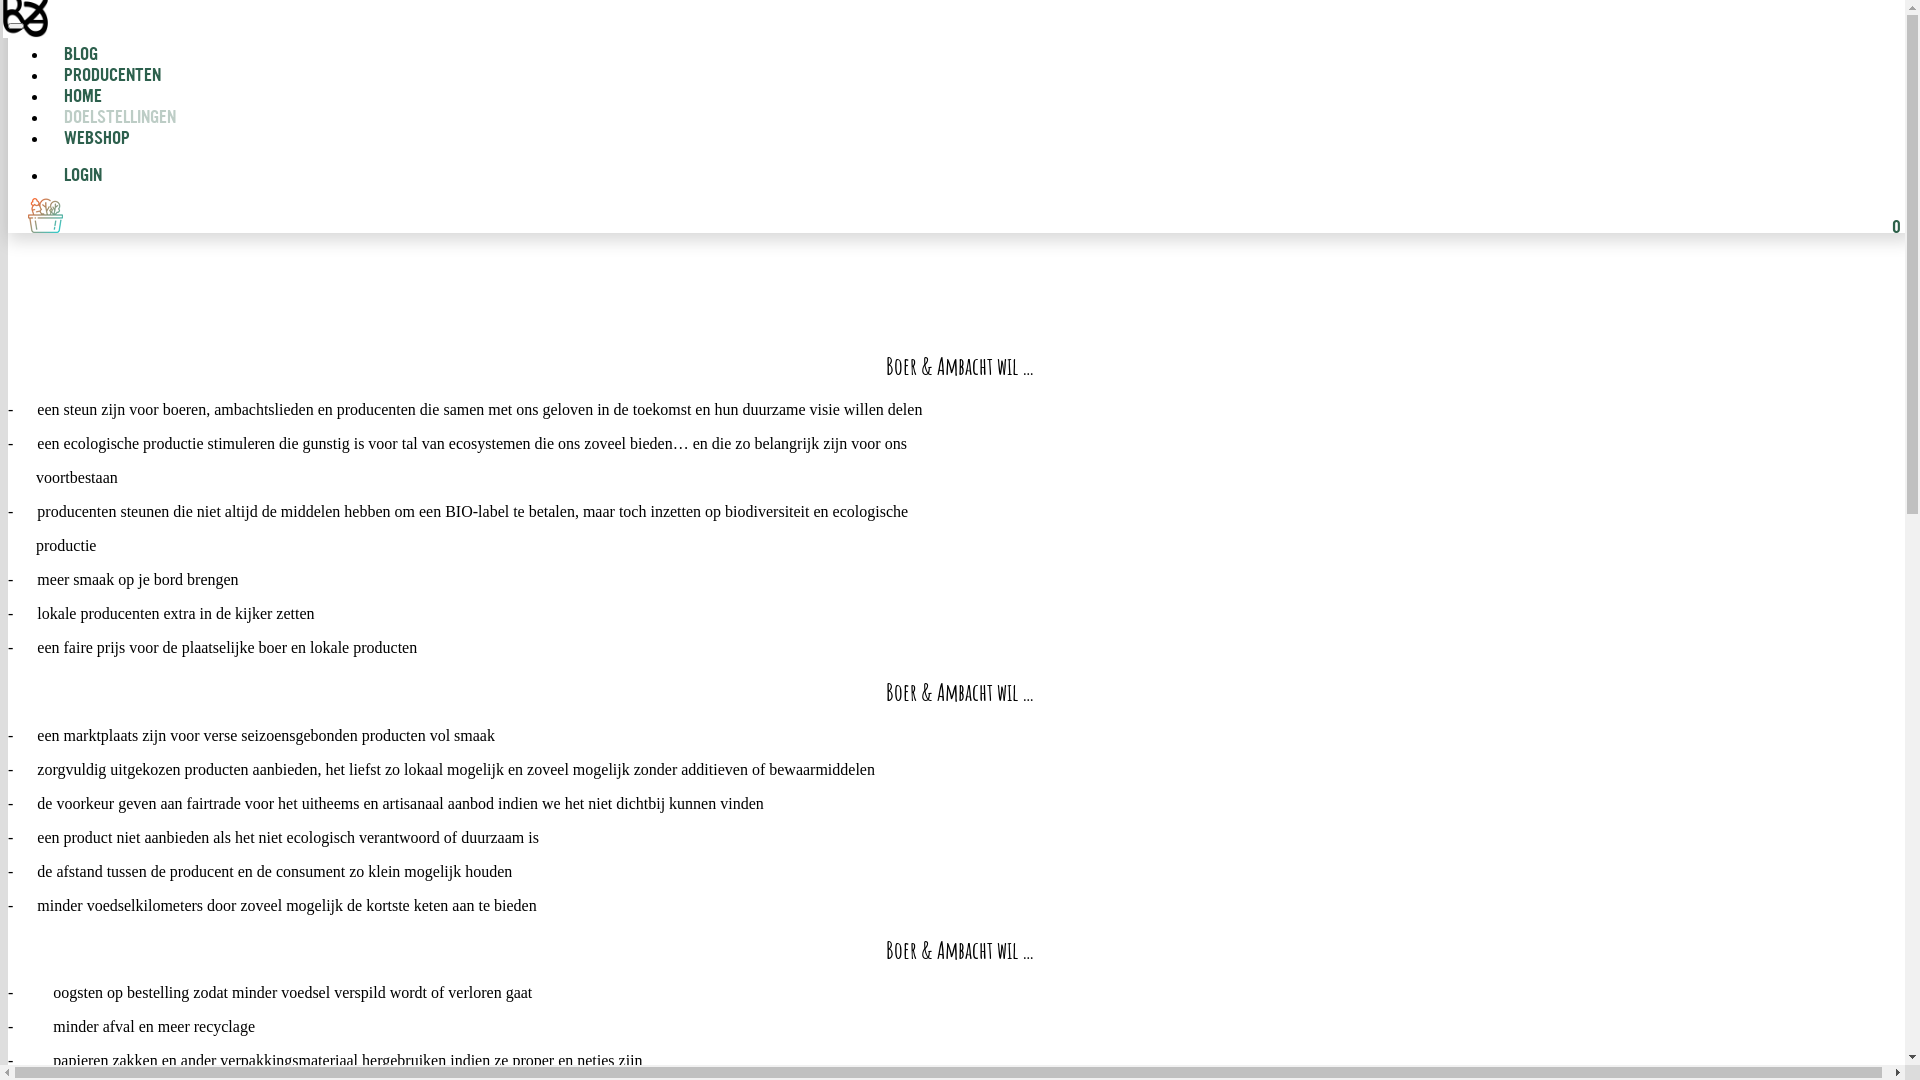 The width and height of the screenshot is (1920, 1080). Describe the element at coordinates (75, 175) in the screenshot. I see `'LOGIN'` at that location.